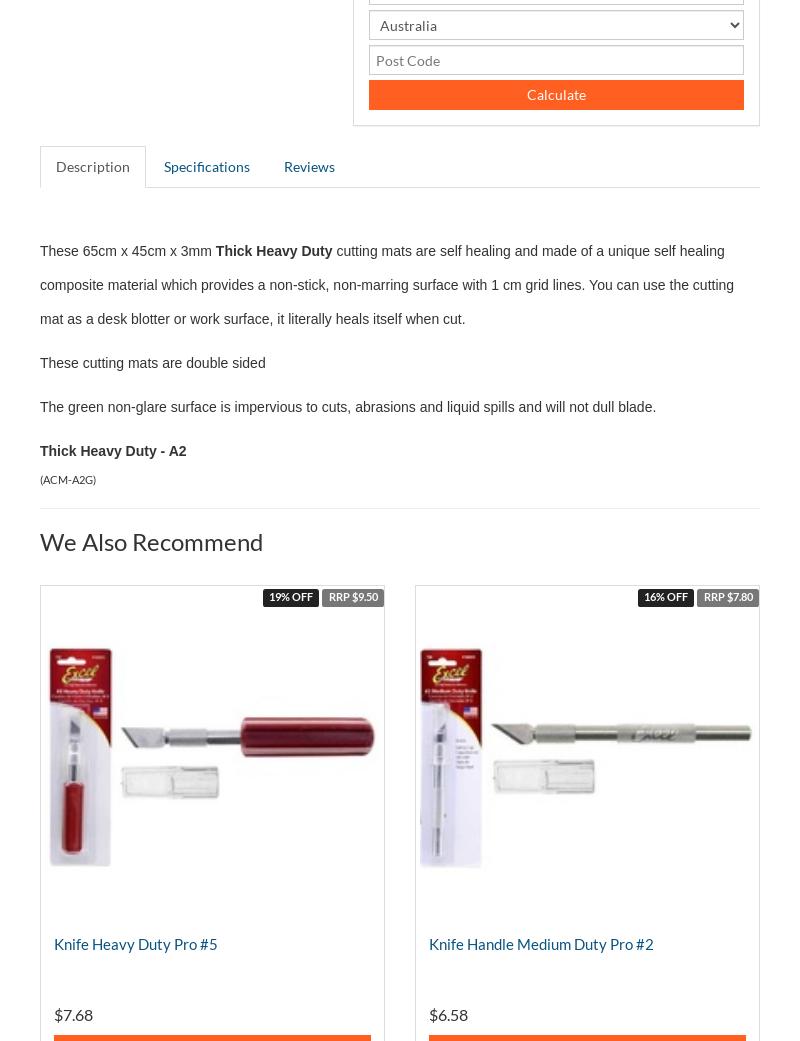 This screenshot has height=1041, width=800. Describe the element at coordinates (40, 478) in the screenshot. I see `'('` at that location.